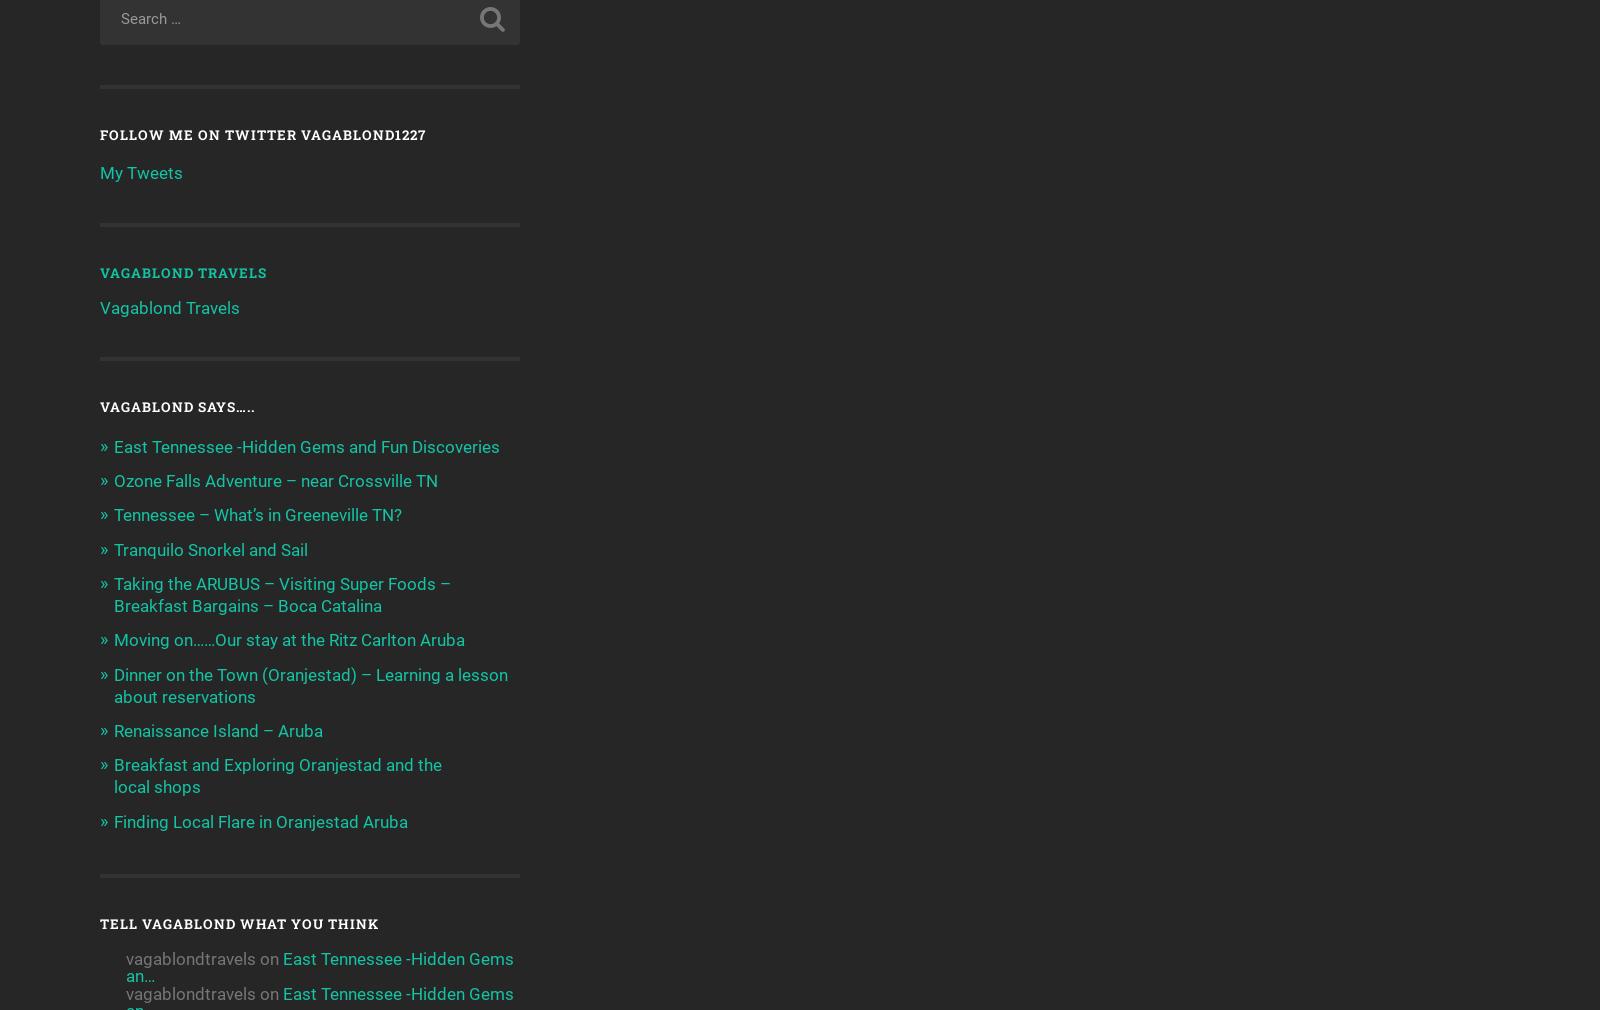 This screenshot has width=1600, height=1010. What do you see at coordinates (211, 548) in the screenshot?
I see `'Tranquilo Snorkel and Sail'` at bounding box center [211, 548].